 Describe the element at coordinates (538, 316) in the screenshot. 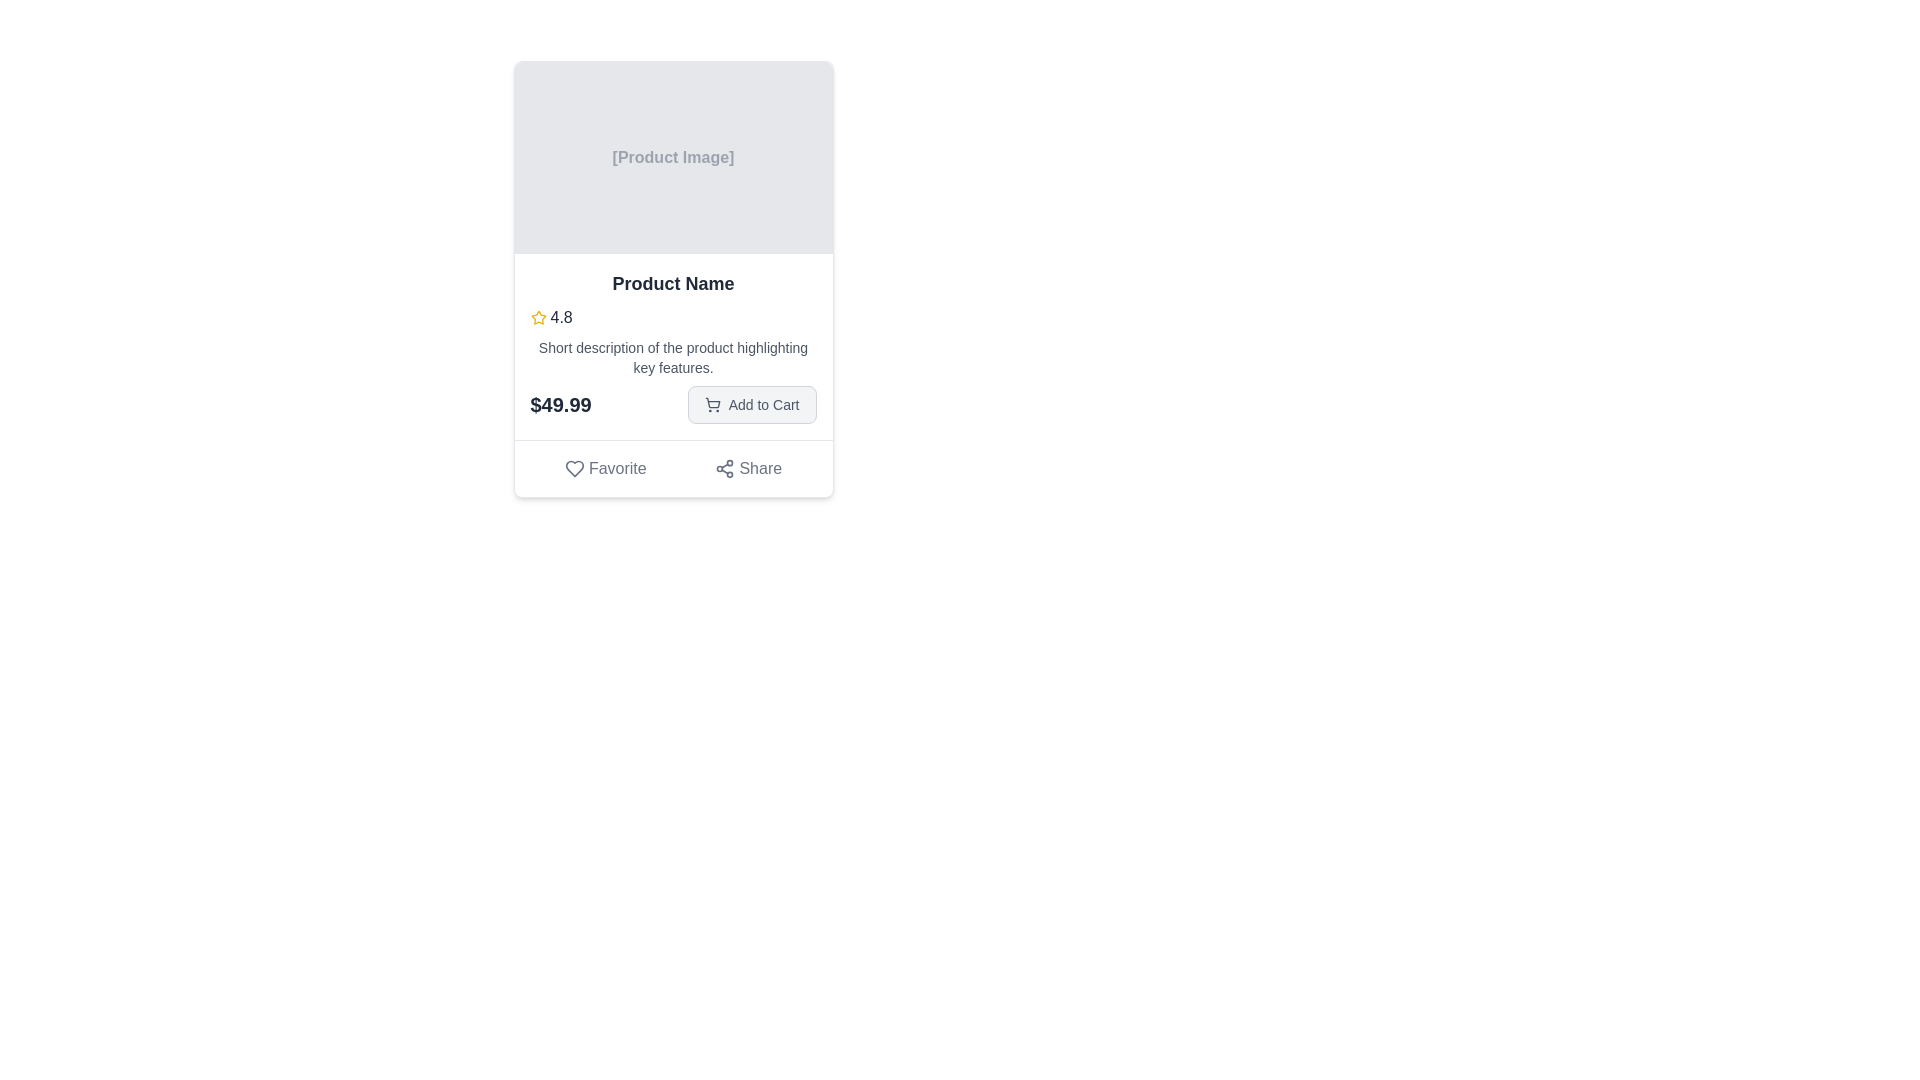

I see `the star rating icon located to the left of the numerical rating text '4.8' in the rating section of the product card` at that location.